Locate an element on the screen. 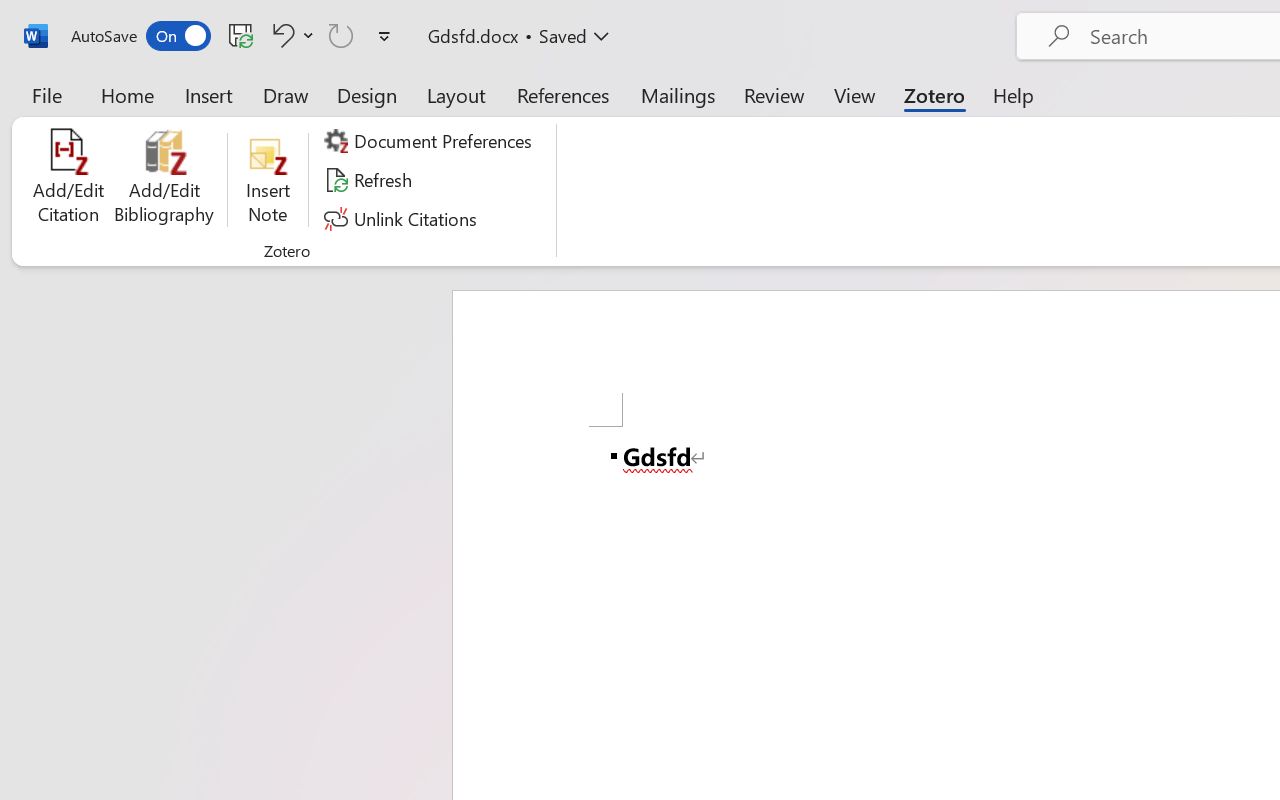 The width and height of the screenshot is (1280, 800). 'Add/Edit Bibliography' is located at coordinates (164, 179).